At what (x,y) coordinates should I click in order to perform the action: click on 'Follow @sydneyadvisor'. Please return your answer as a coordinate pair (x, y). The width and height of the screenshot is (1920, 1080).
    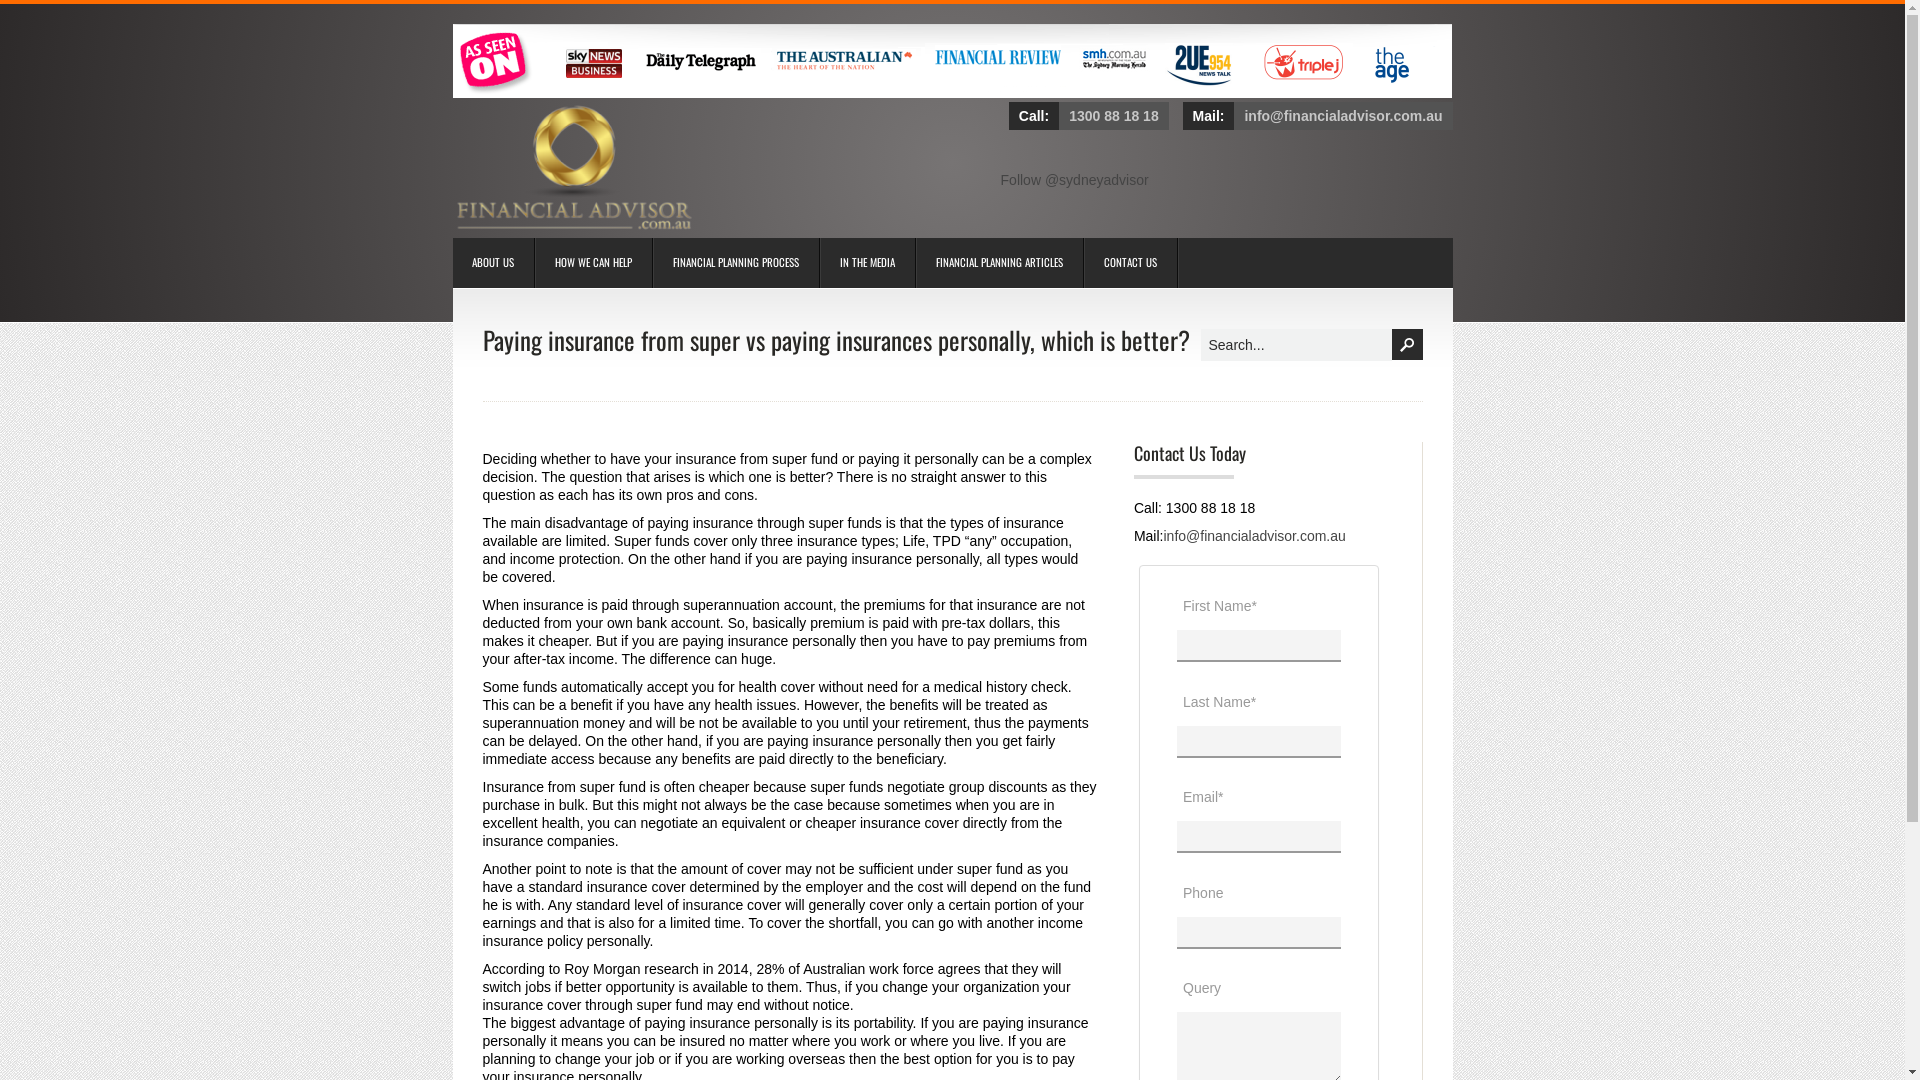
    Looking at the image, I should click on (1074, 180).